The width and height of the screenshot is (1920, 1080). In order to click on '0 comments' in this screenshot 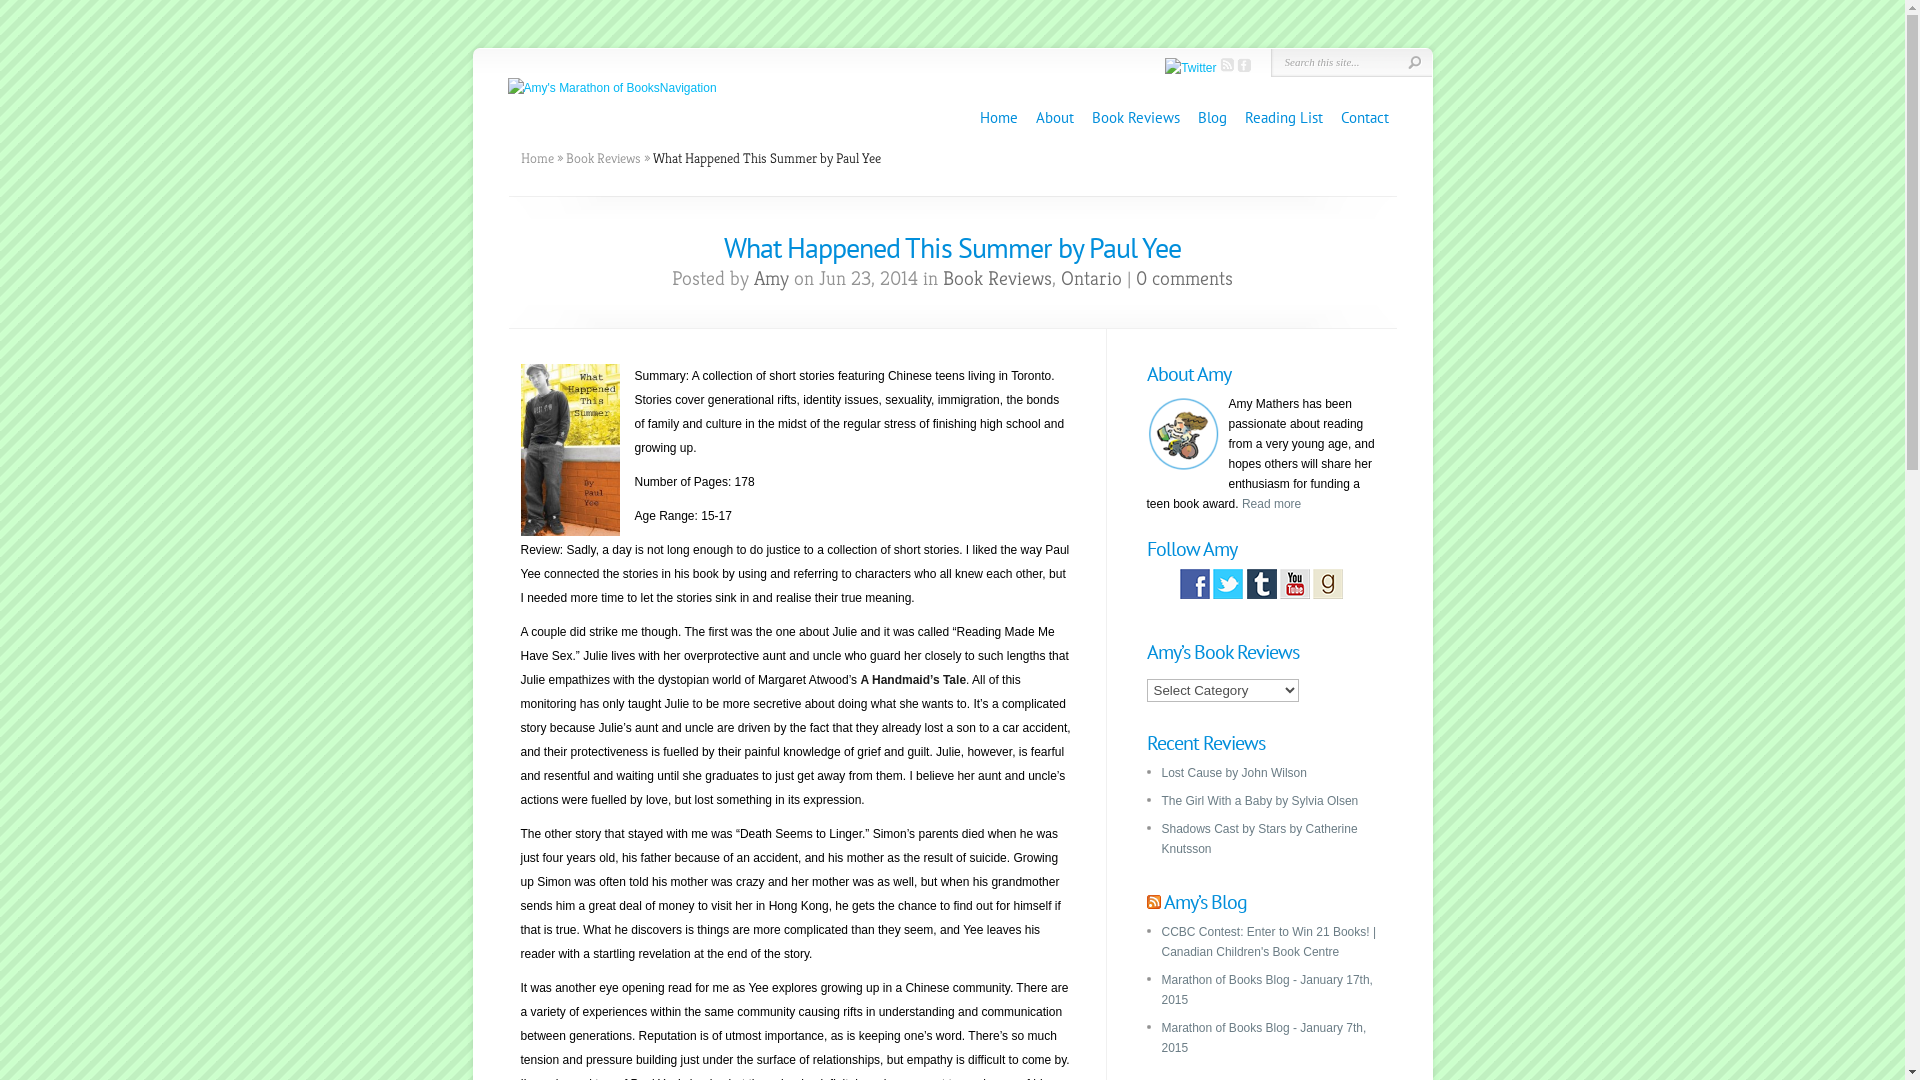, I will do `click(1136, 278)`.